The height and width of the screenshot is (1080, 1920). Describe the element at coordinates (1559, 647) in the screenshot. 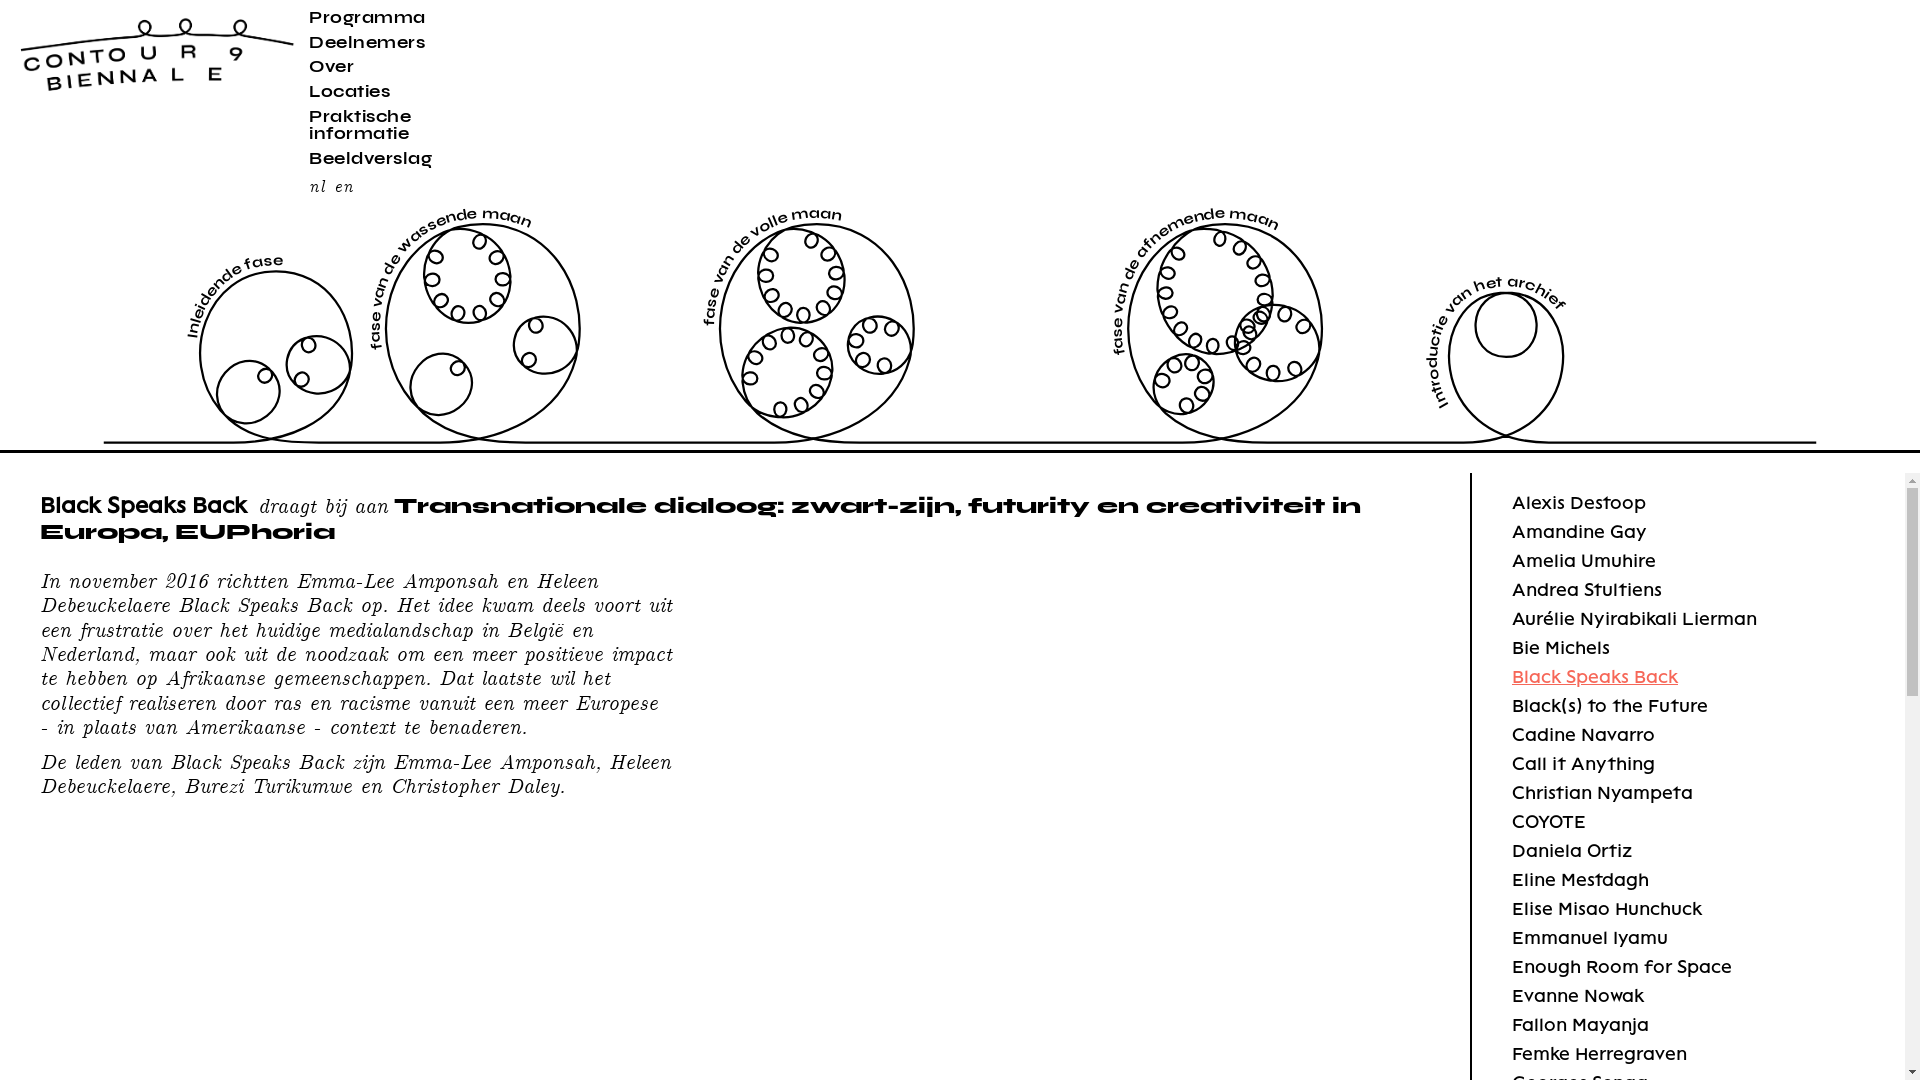

I see `'Bie Michels'` at that location.